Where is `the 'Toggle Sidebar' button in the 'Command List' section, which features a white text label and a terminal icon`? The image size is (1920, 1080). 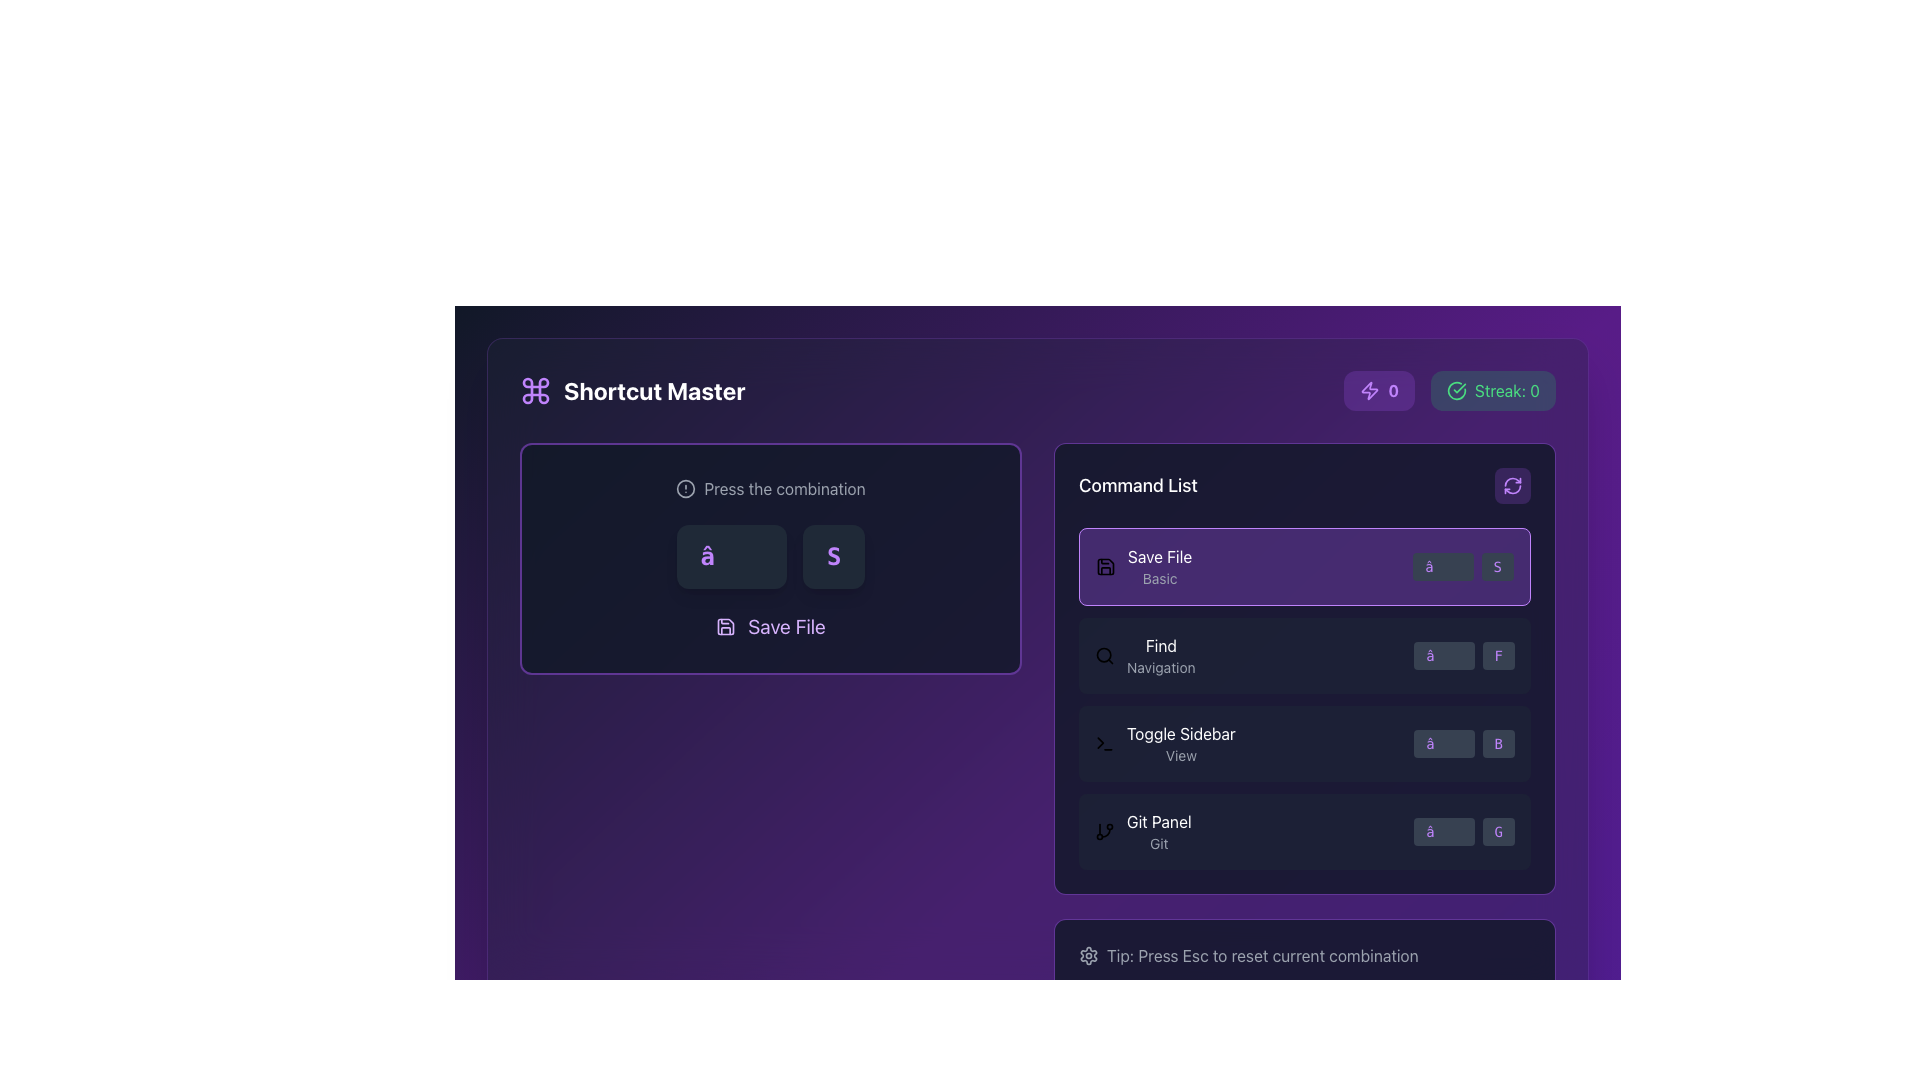
the 'Toggle Sidebar' button in the 'Command List' section, which features a white text label and a terminal icon is located at coordinates (1165, 744).